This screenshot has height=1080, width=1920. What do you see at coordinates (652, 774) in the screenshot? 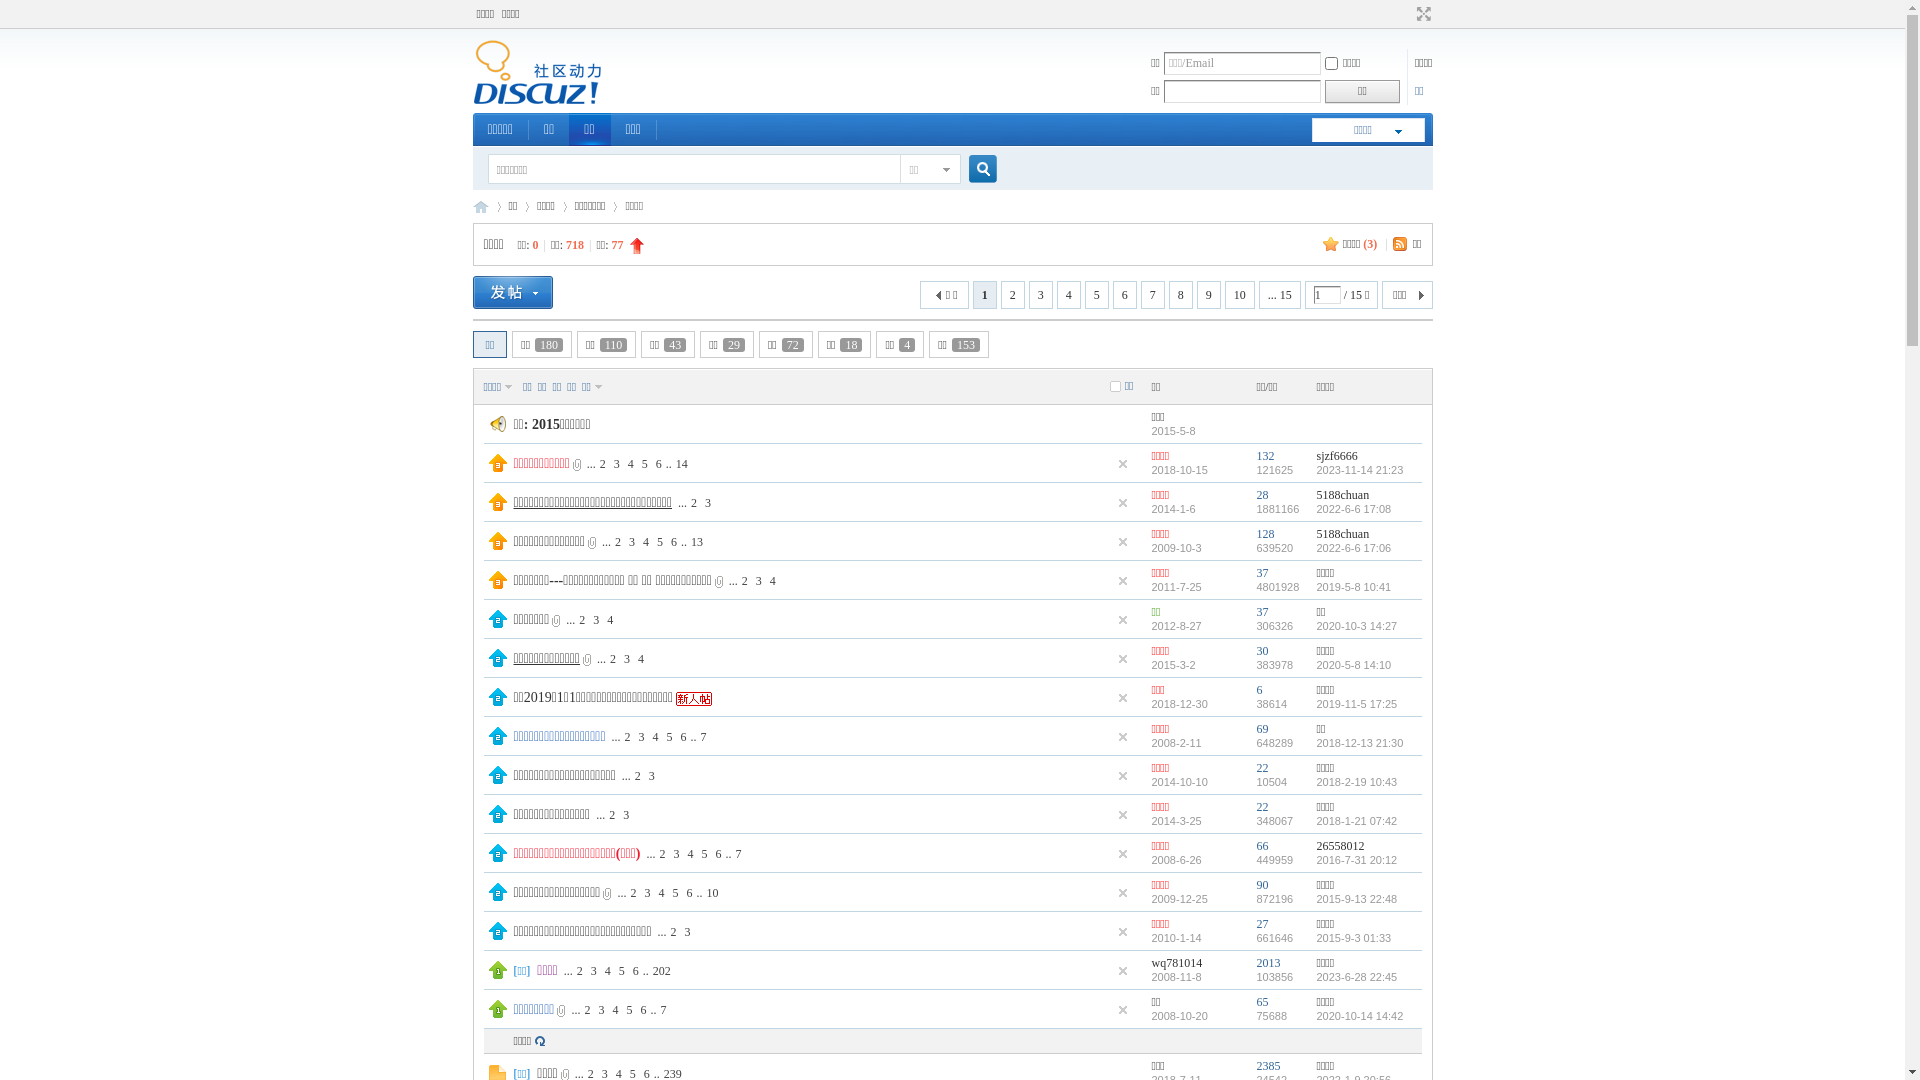
I see `'3'` at bounding box center [652, 774].